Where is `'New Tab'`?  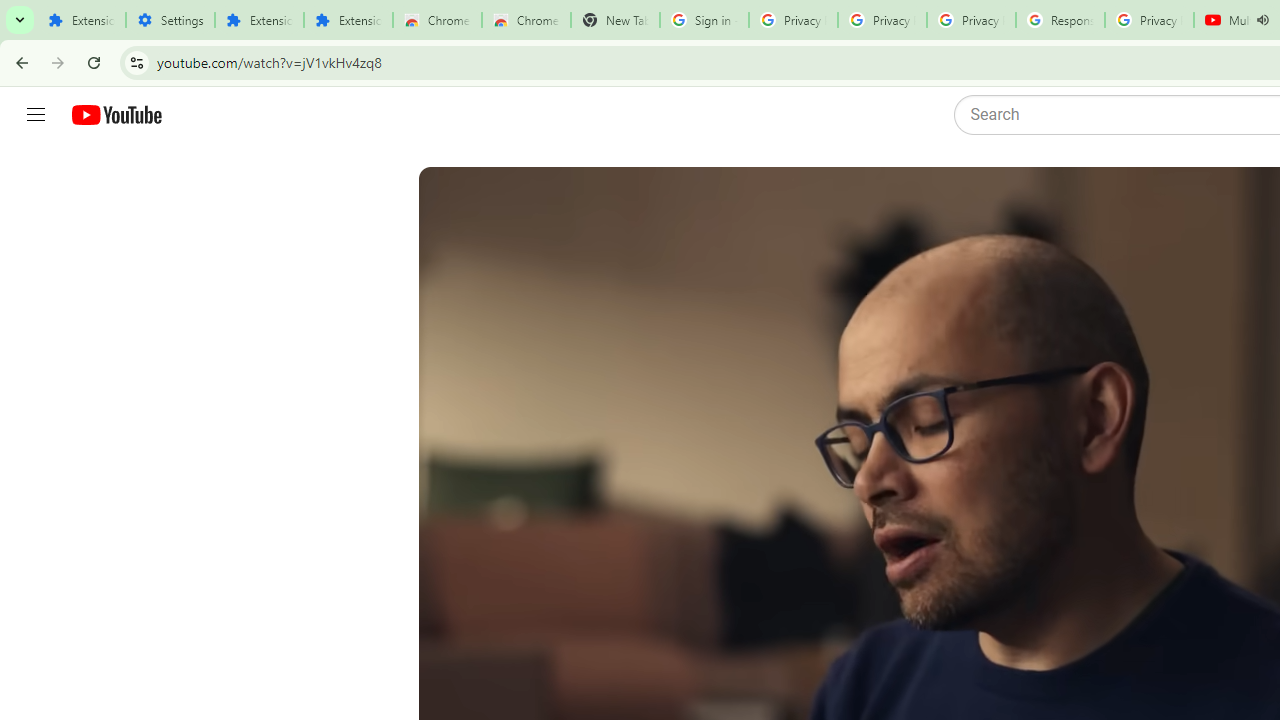
'New Tab' is located at coordinates (614, 20).